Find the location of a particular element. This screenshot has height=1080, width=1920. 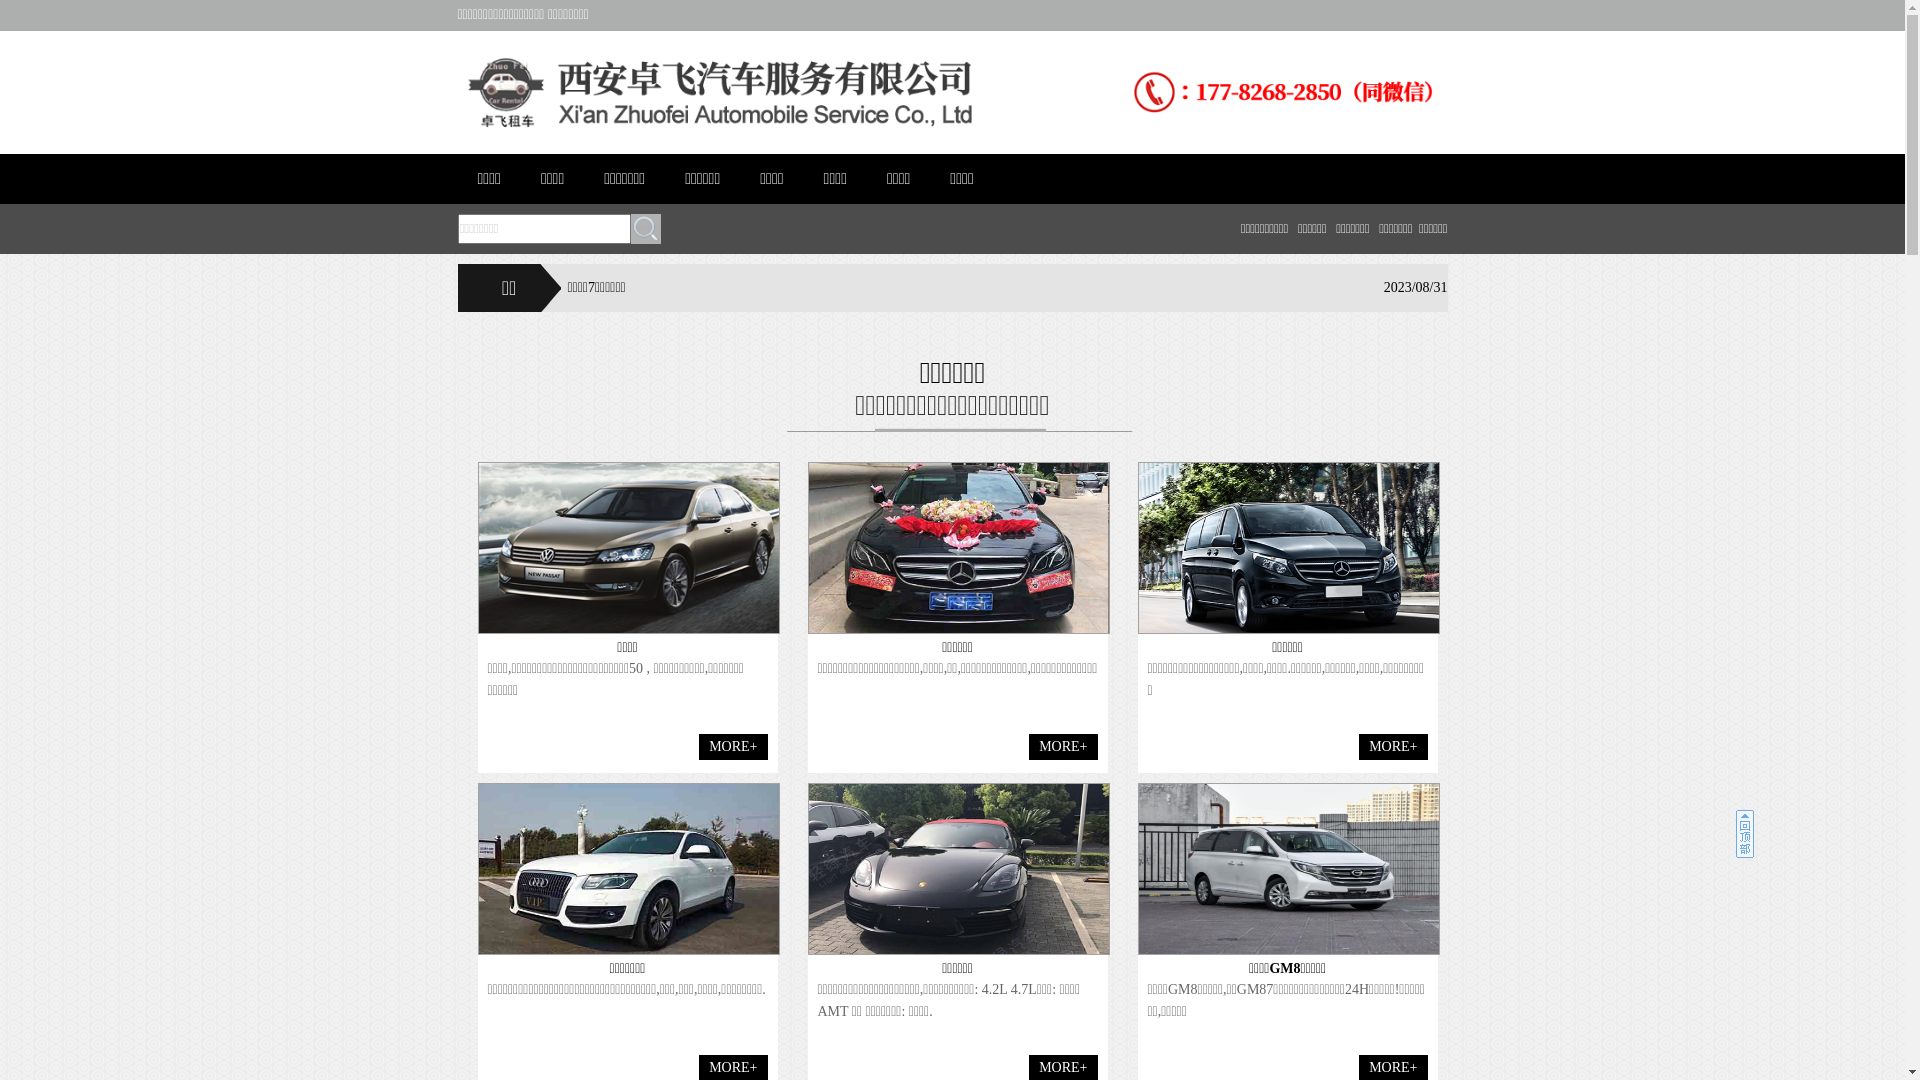

'MORE+' is located at coordinates (1061, 747).